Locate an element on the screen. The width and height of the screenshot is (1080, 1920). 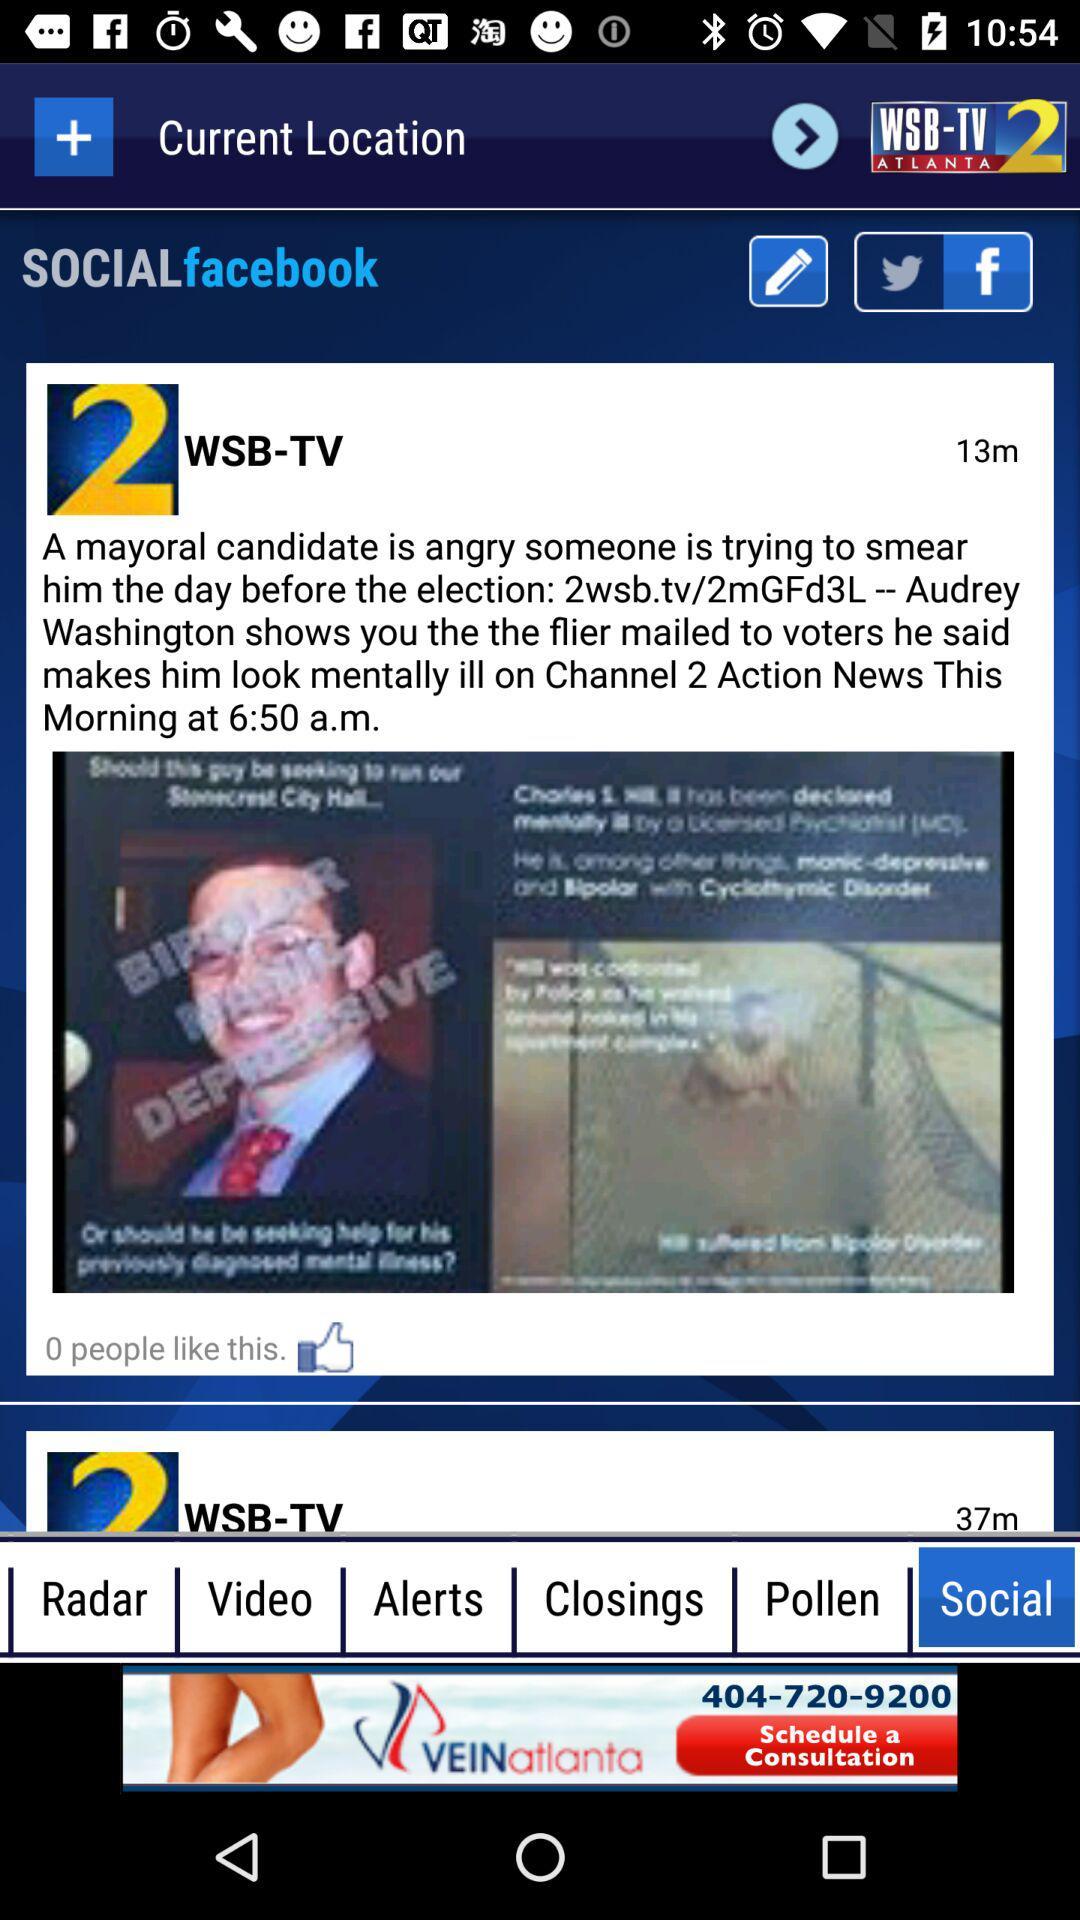
botton is located at coordinates (72, 135).